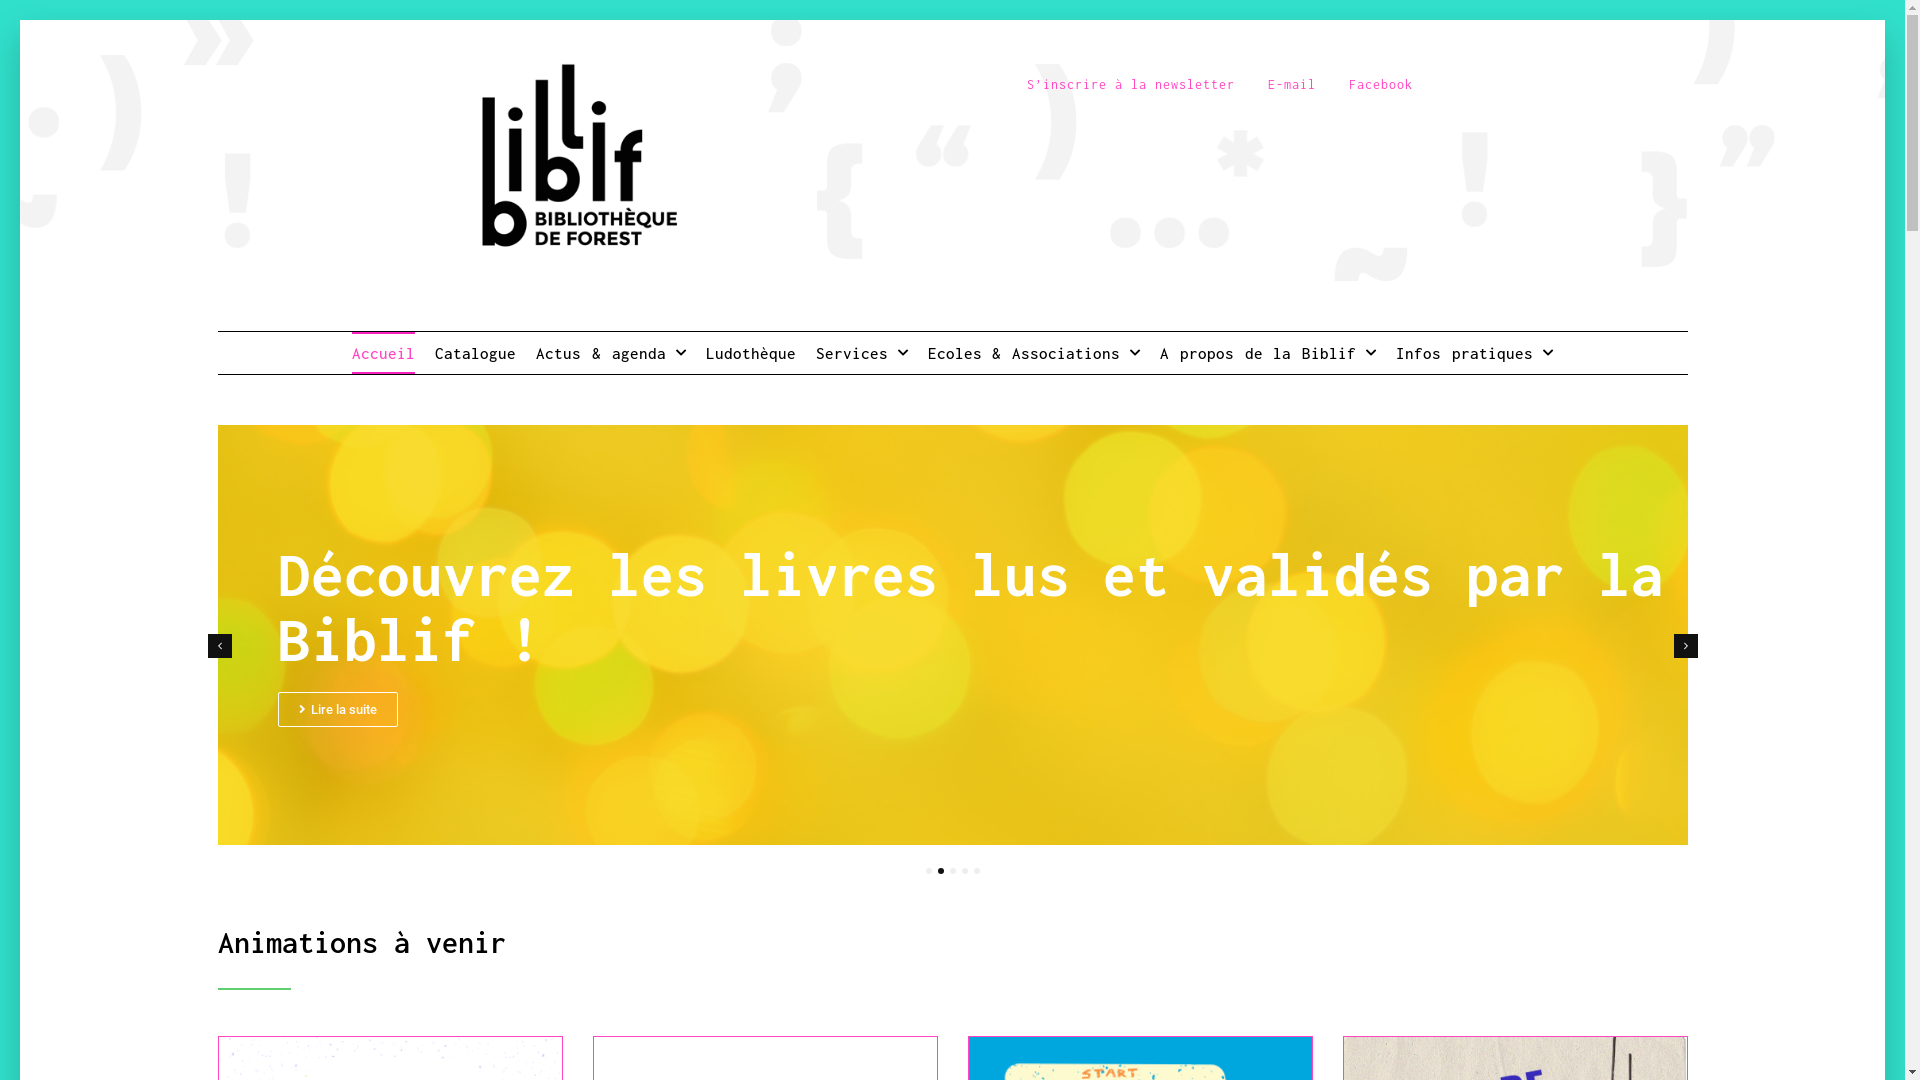 The height and width of the screenshot is (1080, 1920). Describe the element at coordinates (862, 352) in the screenshot. I see `'Services'` at that location.